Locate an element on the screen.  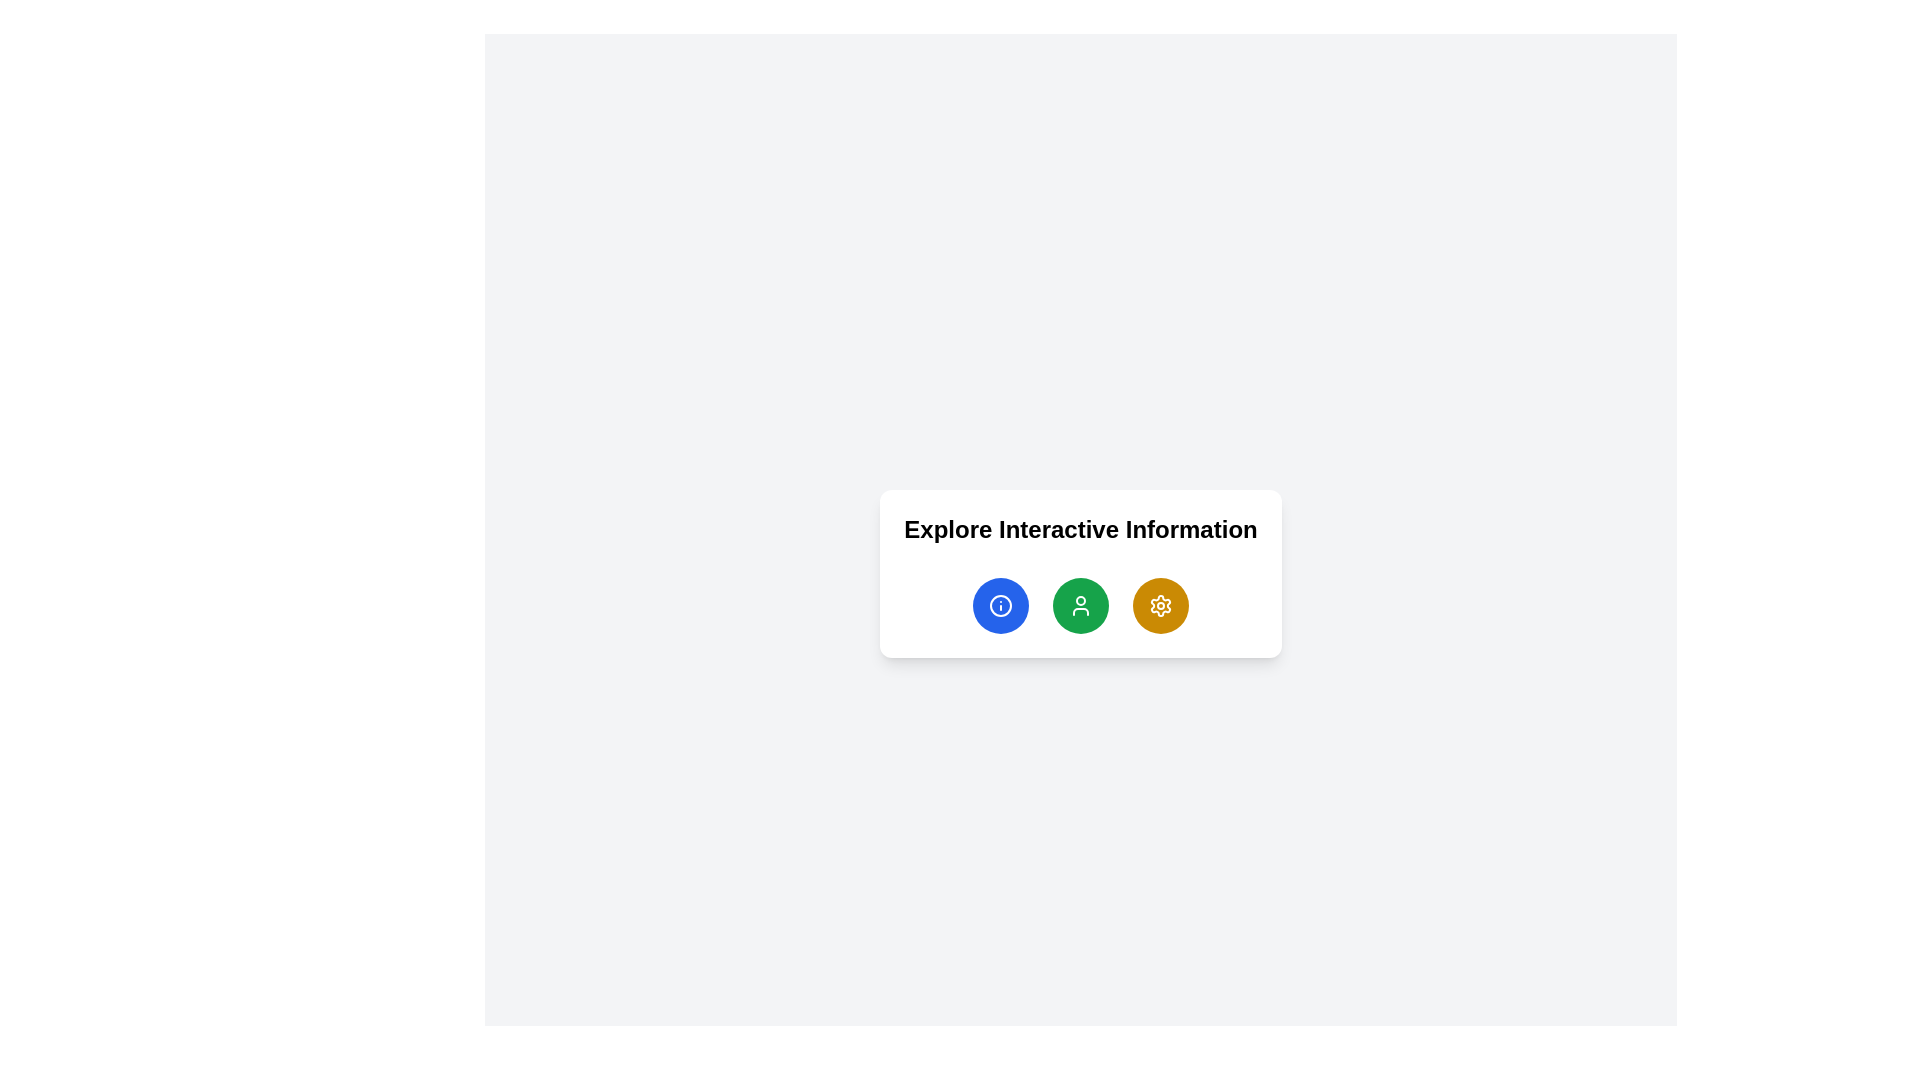
the orange circular settings gear icon button located in the bottom right corner of the 'Explore Interactive Information' card is located at coordinates (1161, 604).